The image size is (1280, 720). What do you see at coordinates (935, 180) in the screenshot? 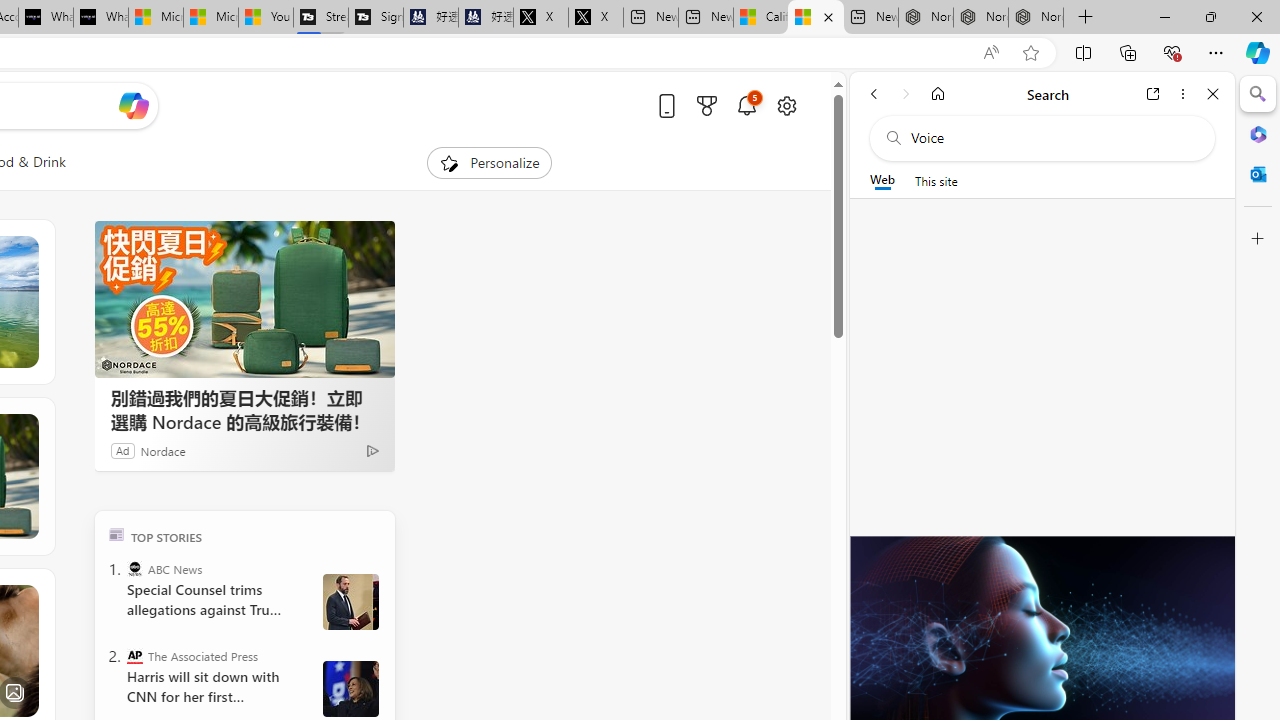
I see `'This site scope'` at bounding box center [935, 180].